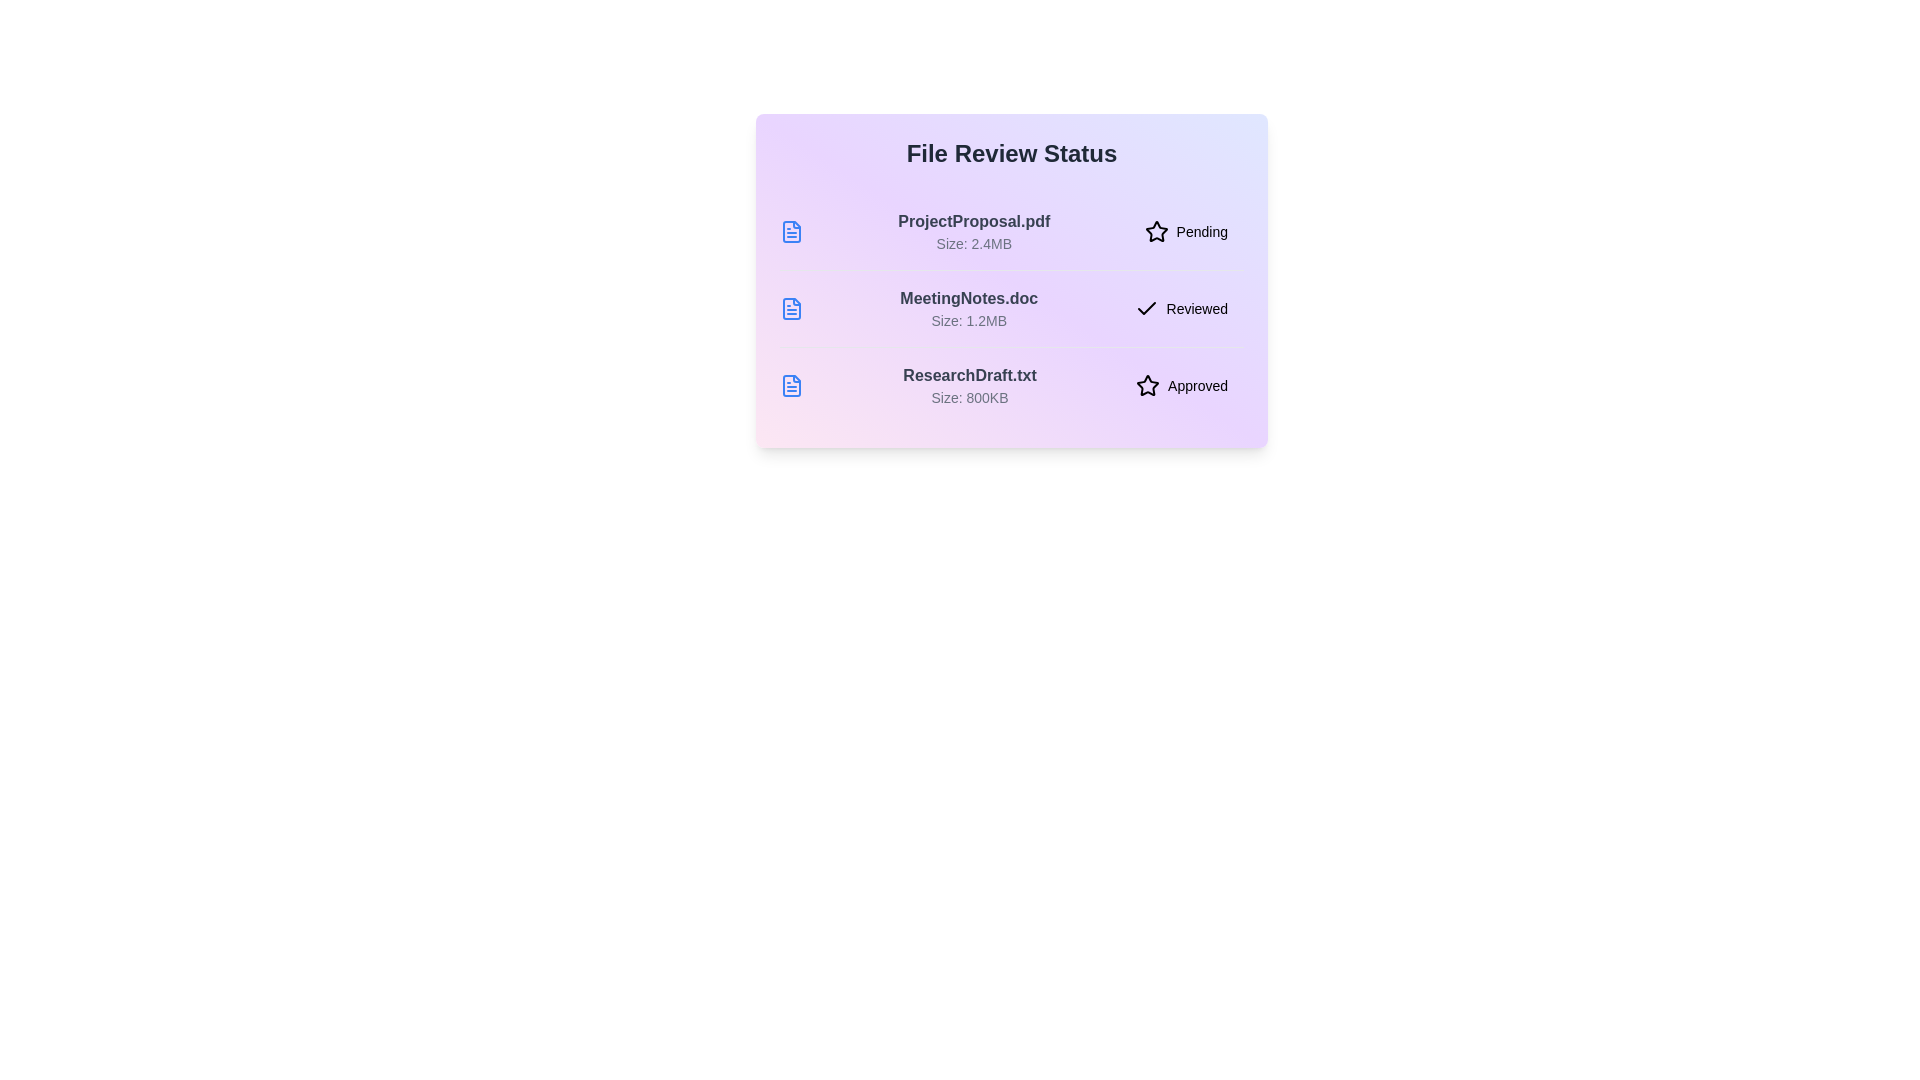 The width and height of the screenshot is (1920, 1080). What do you see at coordinates (1180, 308) in the screenshot?
I see `the status indicator of the file MeetingNotes.doc to view its status` at bounding box center [1180, 308].